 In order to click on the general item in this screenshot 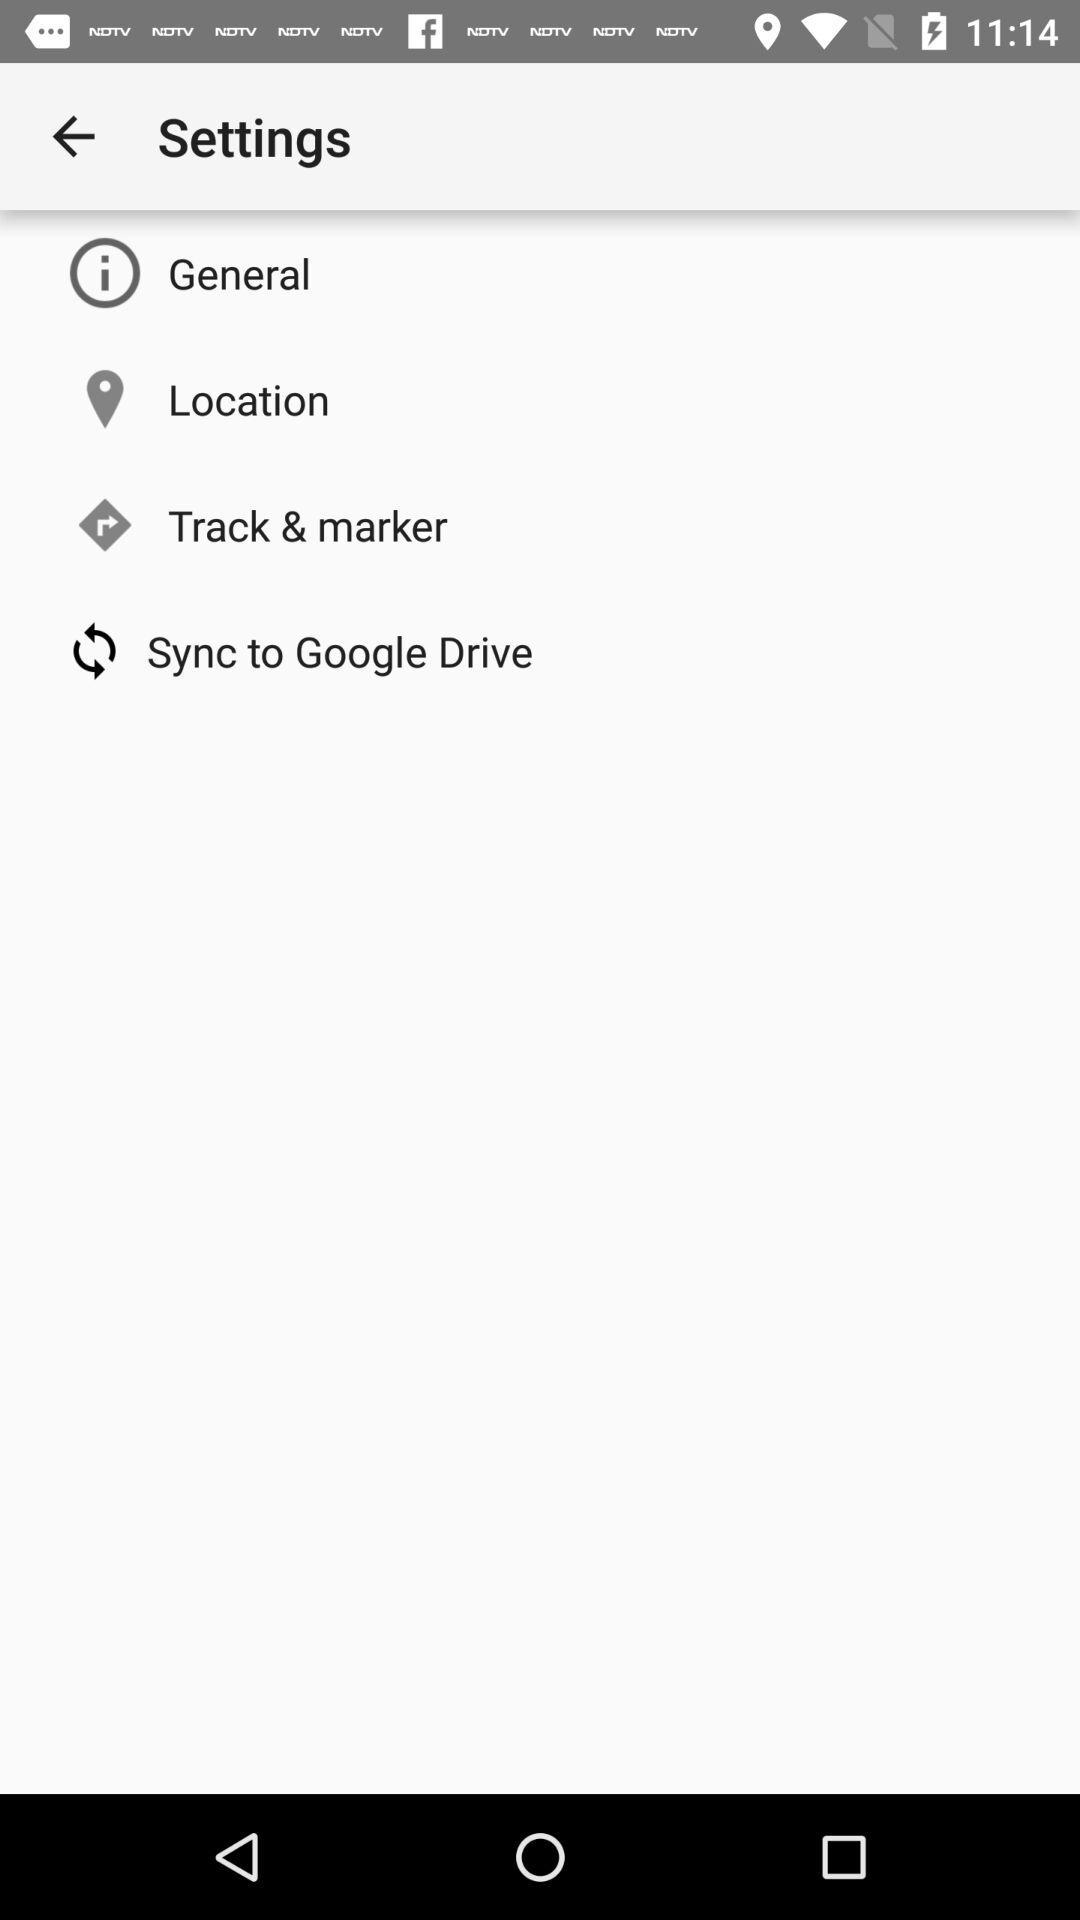, I will do `click(238, 272)`.